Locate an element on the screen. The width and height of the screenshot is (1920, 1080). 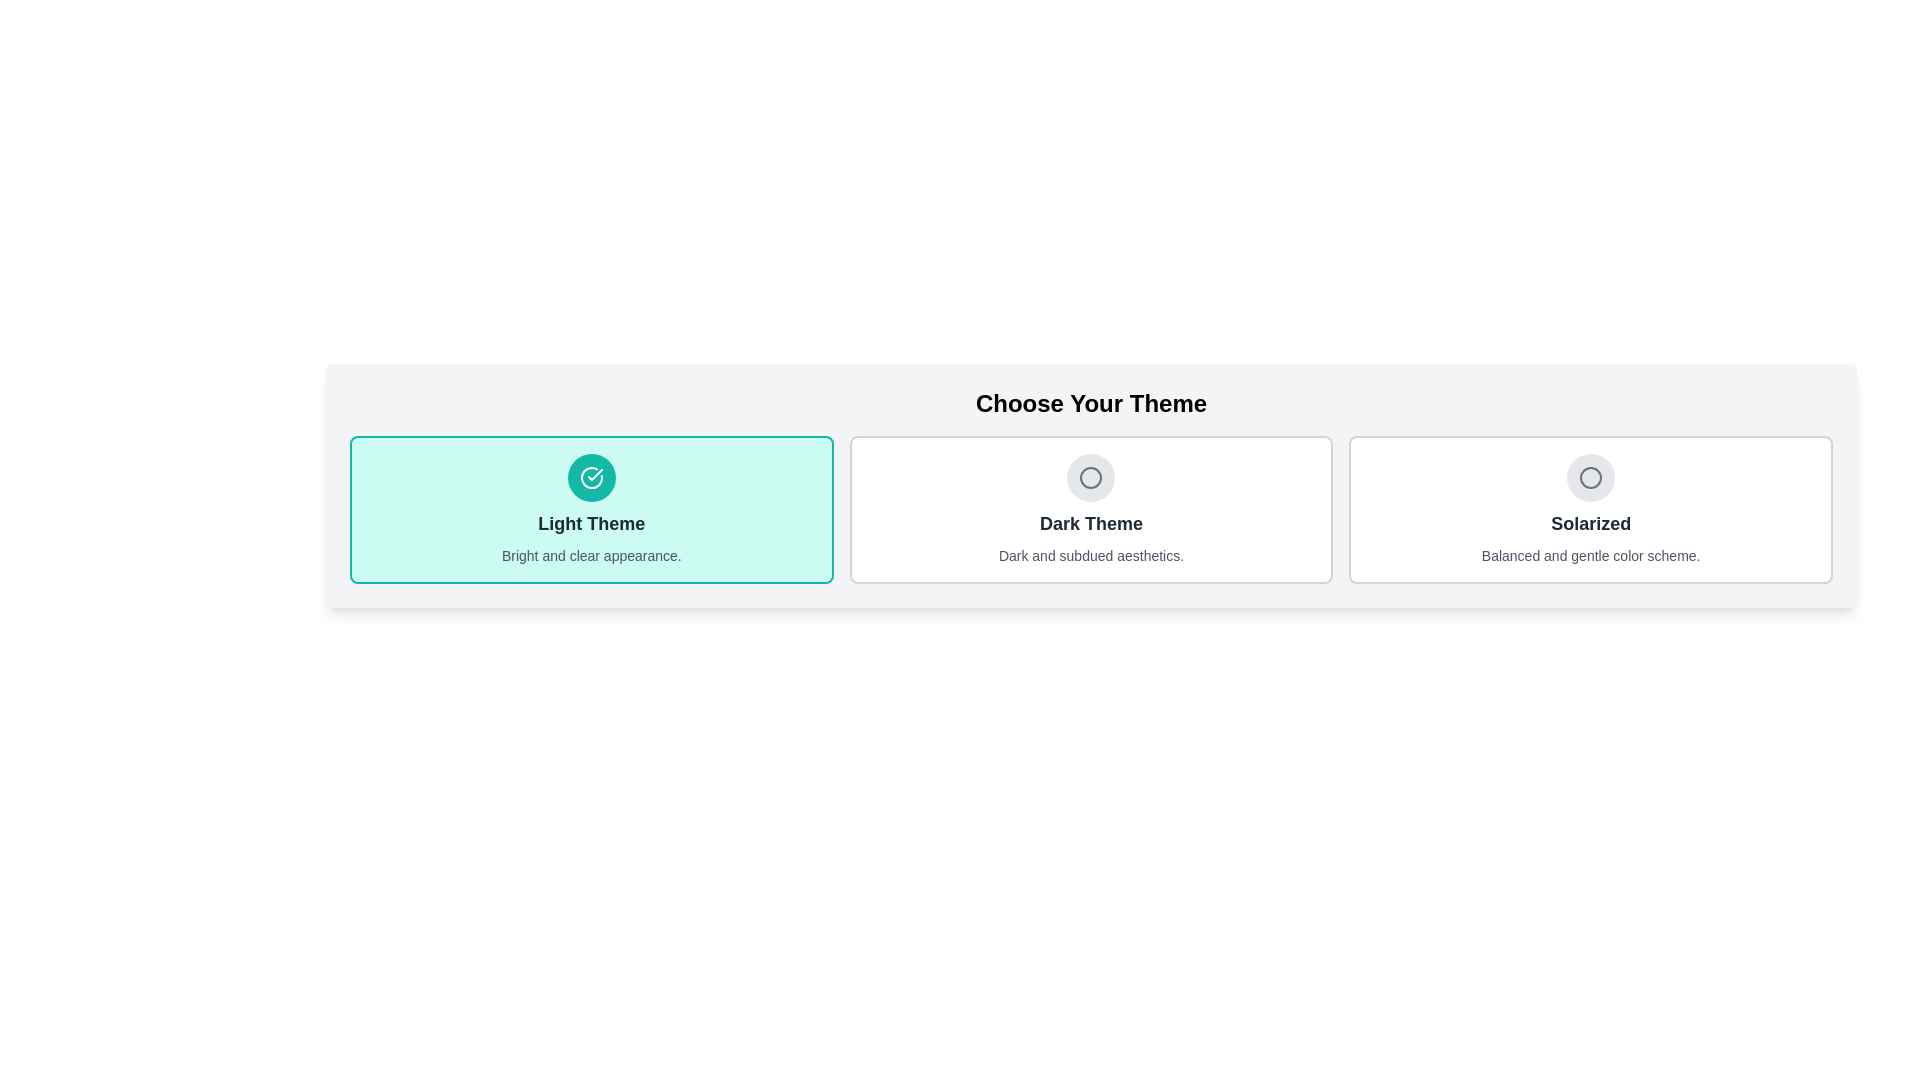
text of the title label for the selectable theme option located below the circular icon and above the descriptive text segment is located at coordinates (1590, 523).